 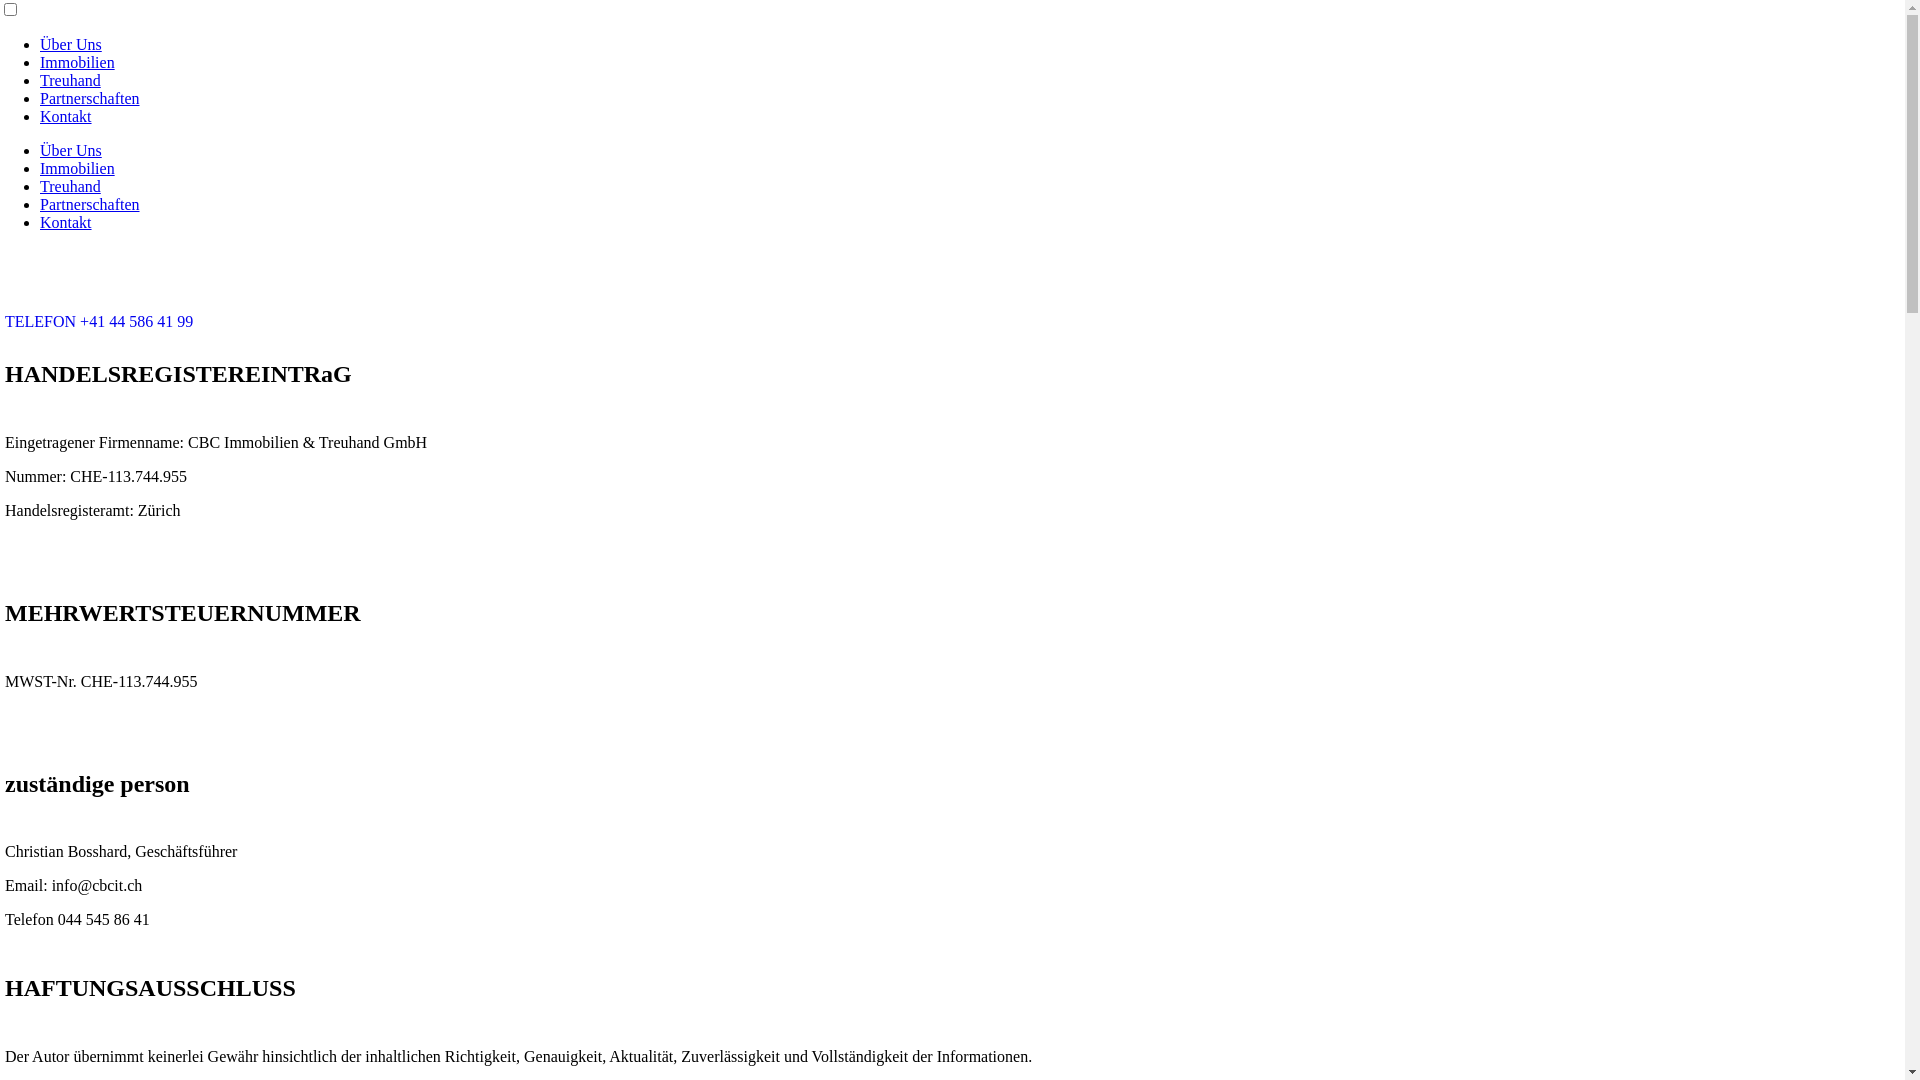 I want to click on 'Kontakt', so click(x=66, y=222).